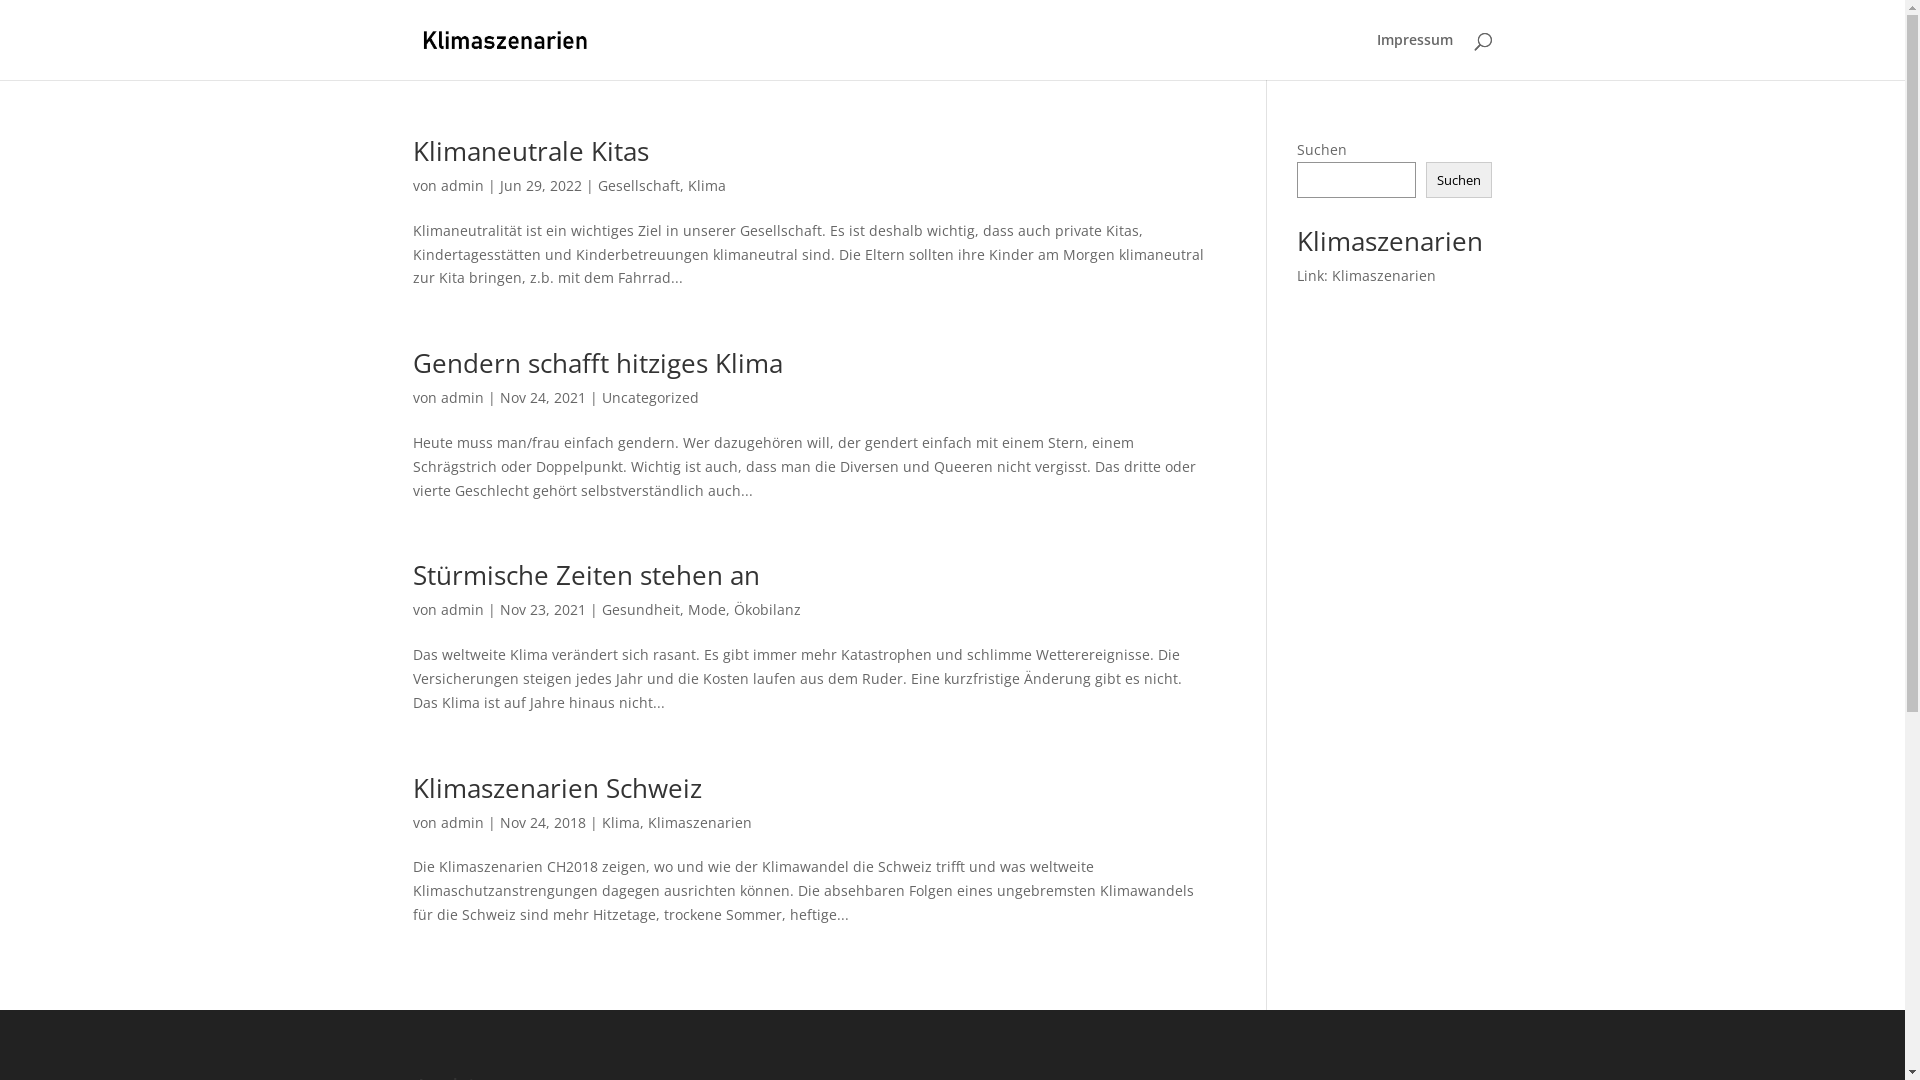  What do you see at coordinates (460, 822) in the screenshot?
I see `'admin'` at bounding box center [460, 822].